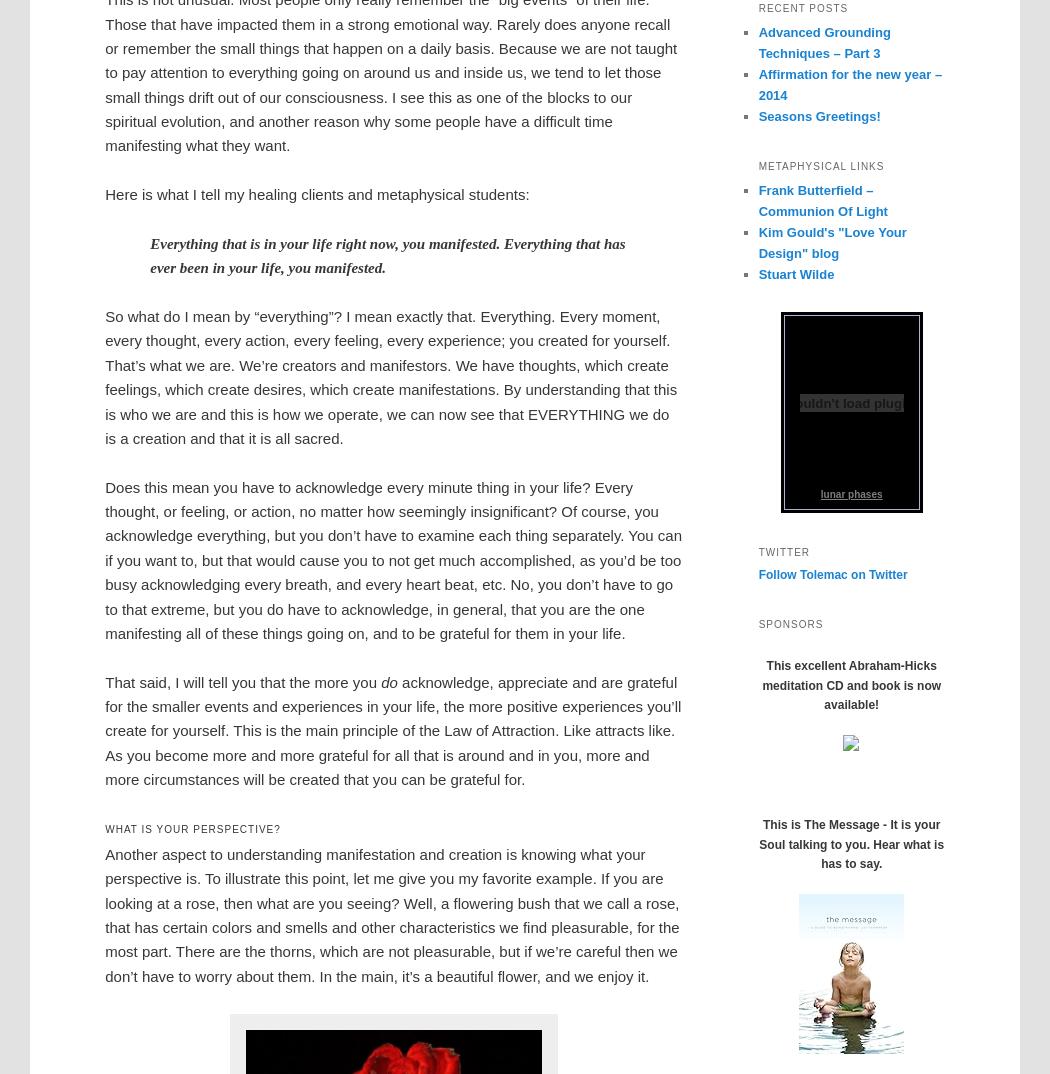  Describe the element at coordinates (823, 40) in the screenshot. I see `'Advanced Grounding Techniques – Part 3'` at that location.